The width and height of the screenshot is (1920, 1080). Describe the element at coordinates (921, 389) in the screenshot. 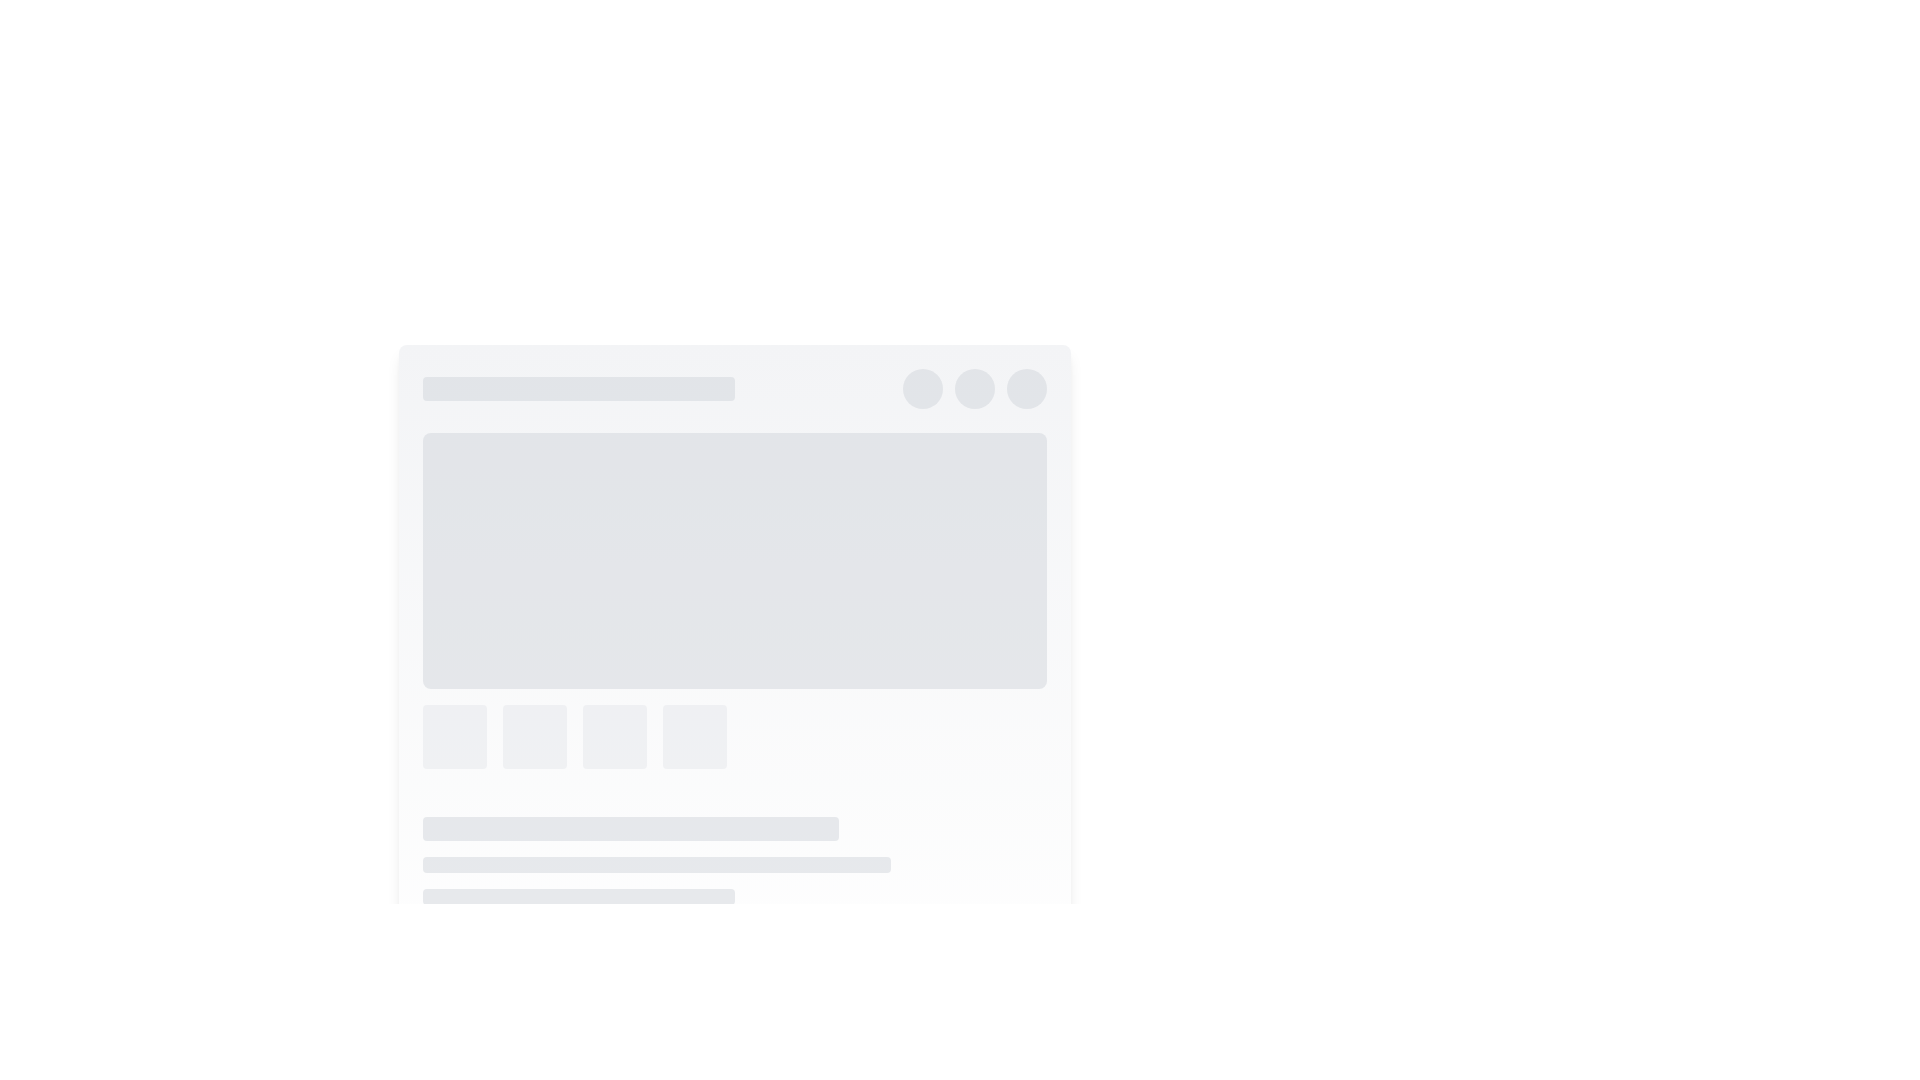

I see `the leftmost circular decorative element located in the top-right corner of the interface` at that location.